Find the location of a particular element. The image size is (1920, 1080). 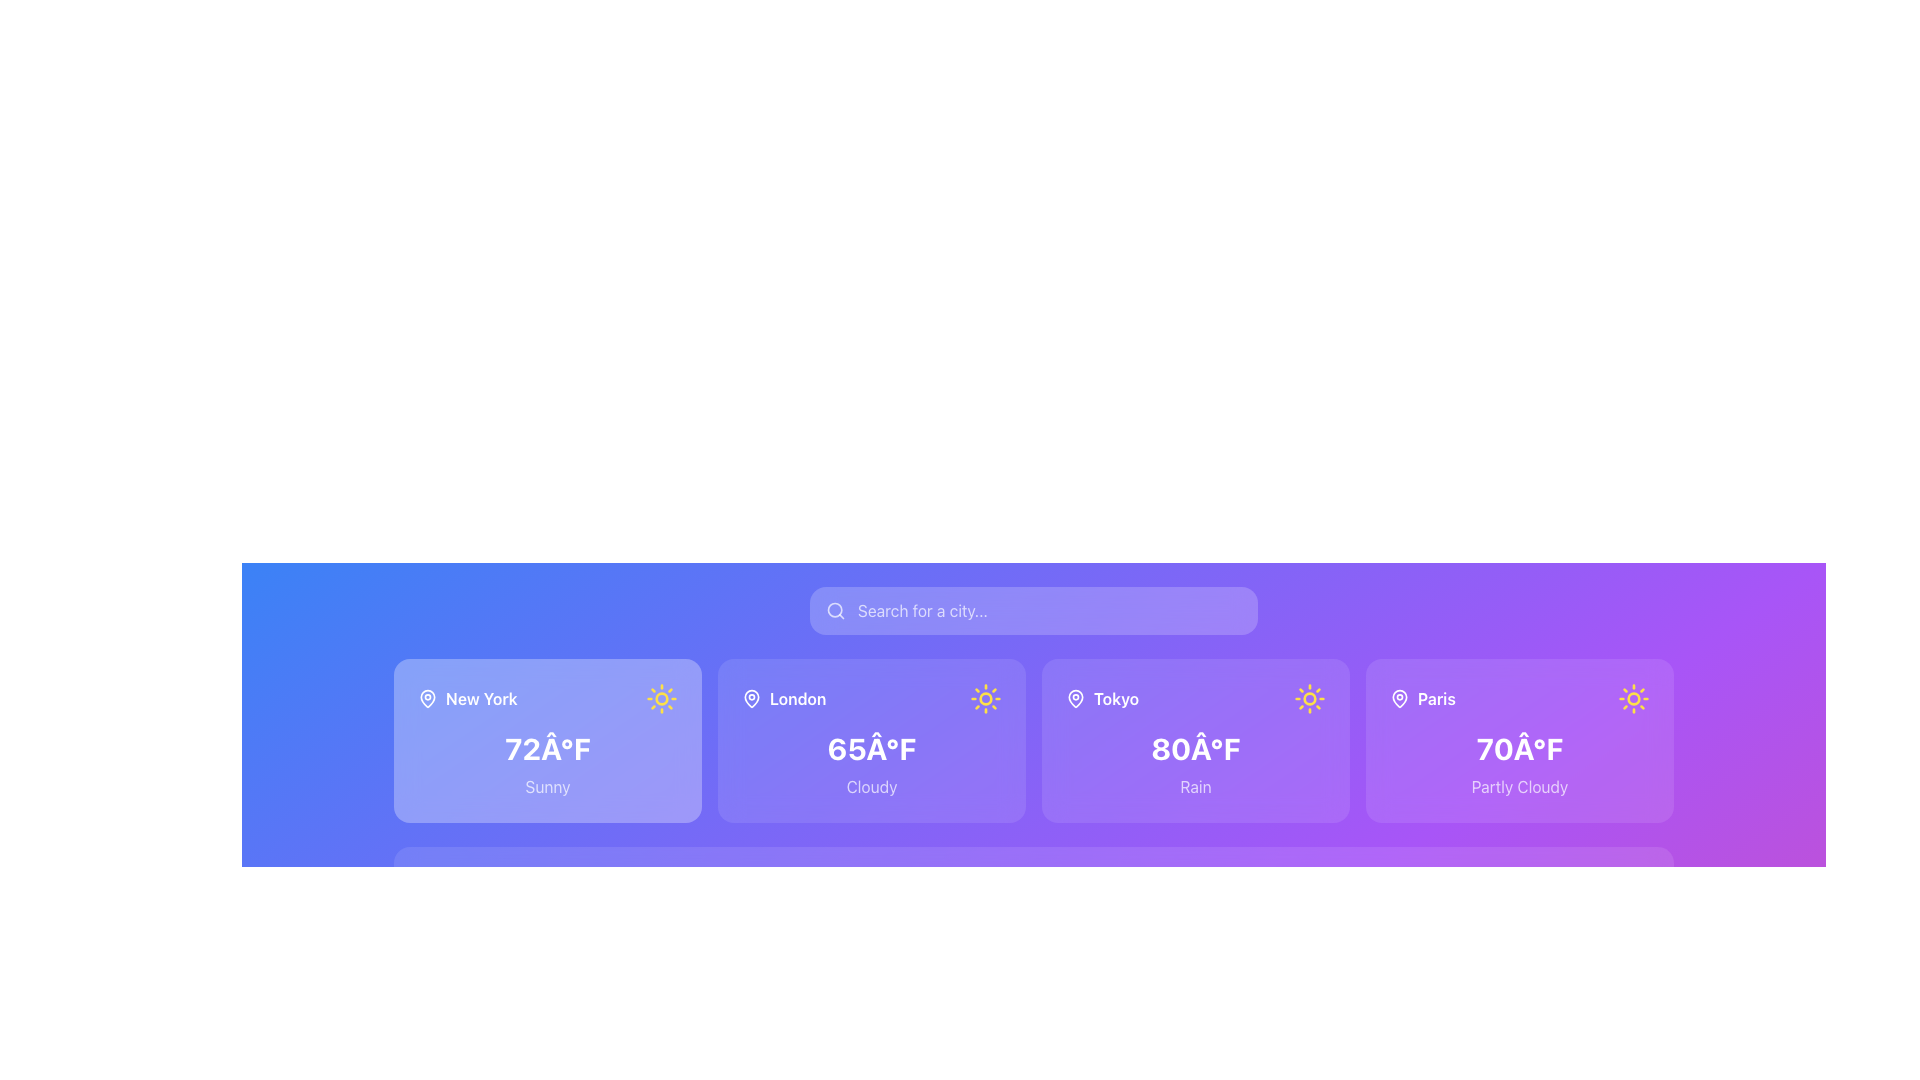

the circular part of the search icon located in the top center of the interface is located at coordinates (835, 609).